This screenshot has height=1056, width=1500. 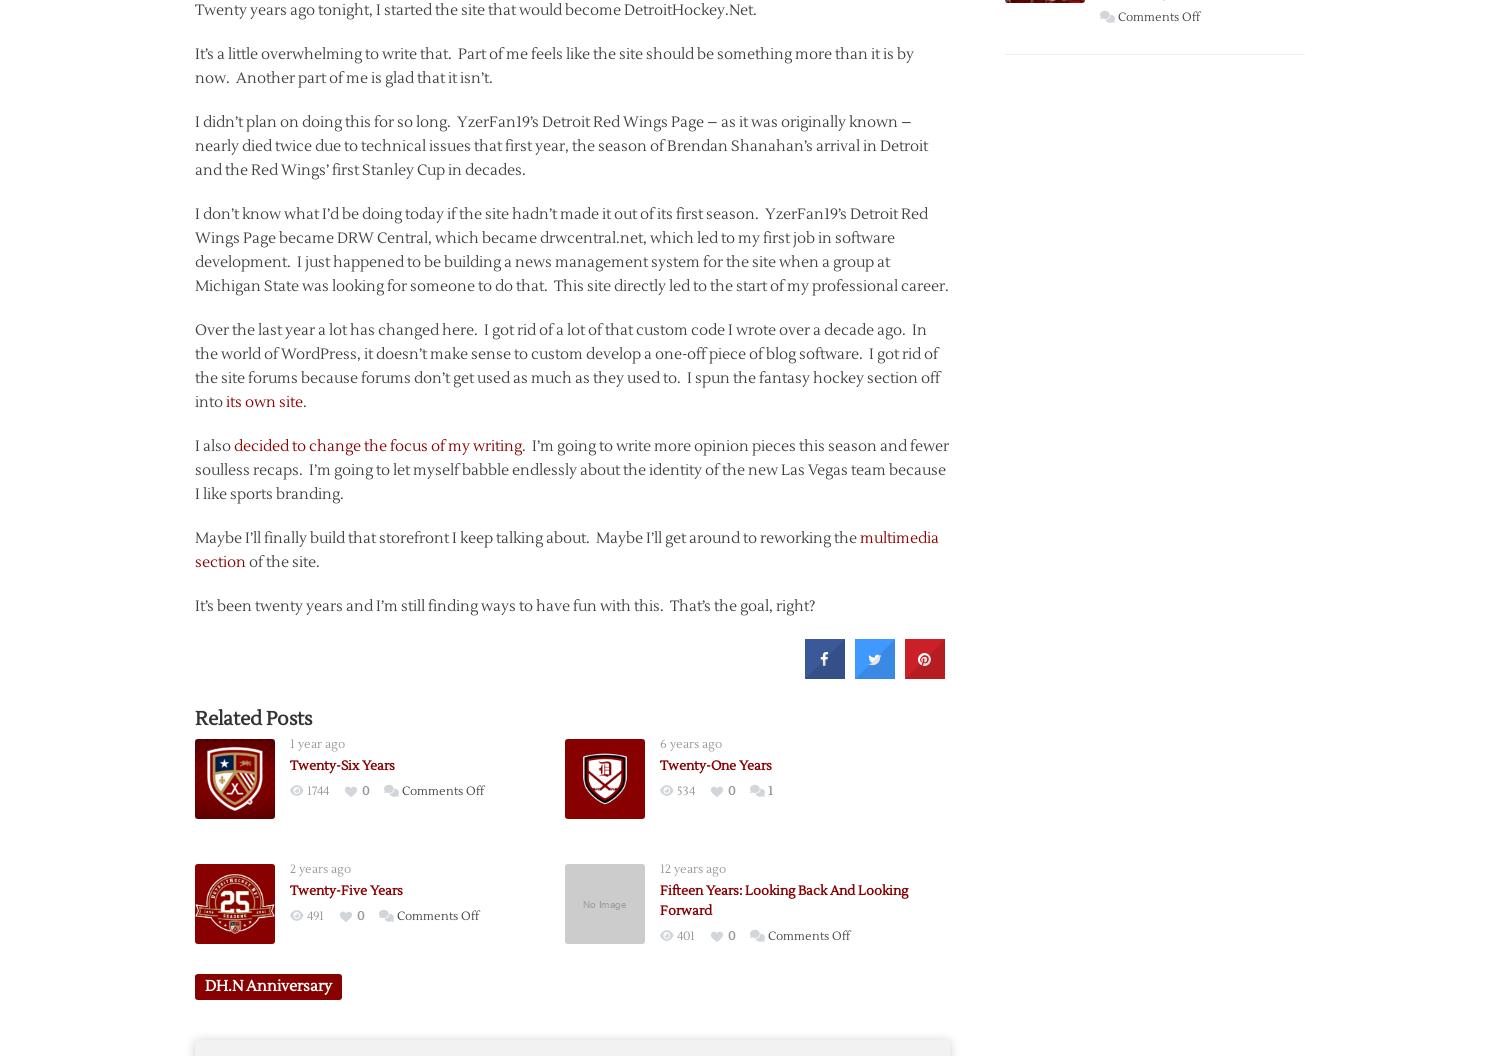 What do you see at coordinates (570, 248) in the screenshot?
I see `'I don’t know what I’d be doing today if the site hadn’t made it out of its first season.  YzerFan19’s Detroit Red Wings Page became DRW Central, which became drwcentral.net, which led to my first job in software development.  I just happened to be building a news management system for the site when a group at Michigan State was looking for someone to do that.  This site directly led to the start of my professional career.'` at bounding box center [570, 248].